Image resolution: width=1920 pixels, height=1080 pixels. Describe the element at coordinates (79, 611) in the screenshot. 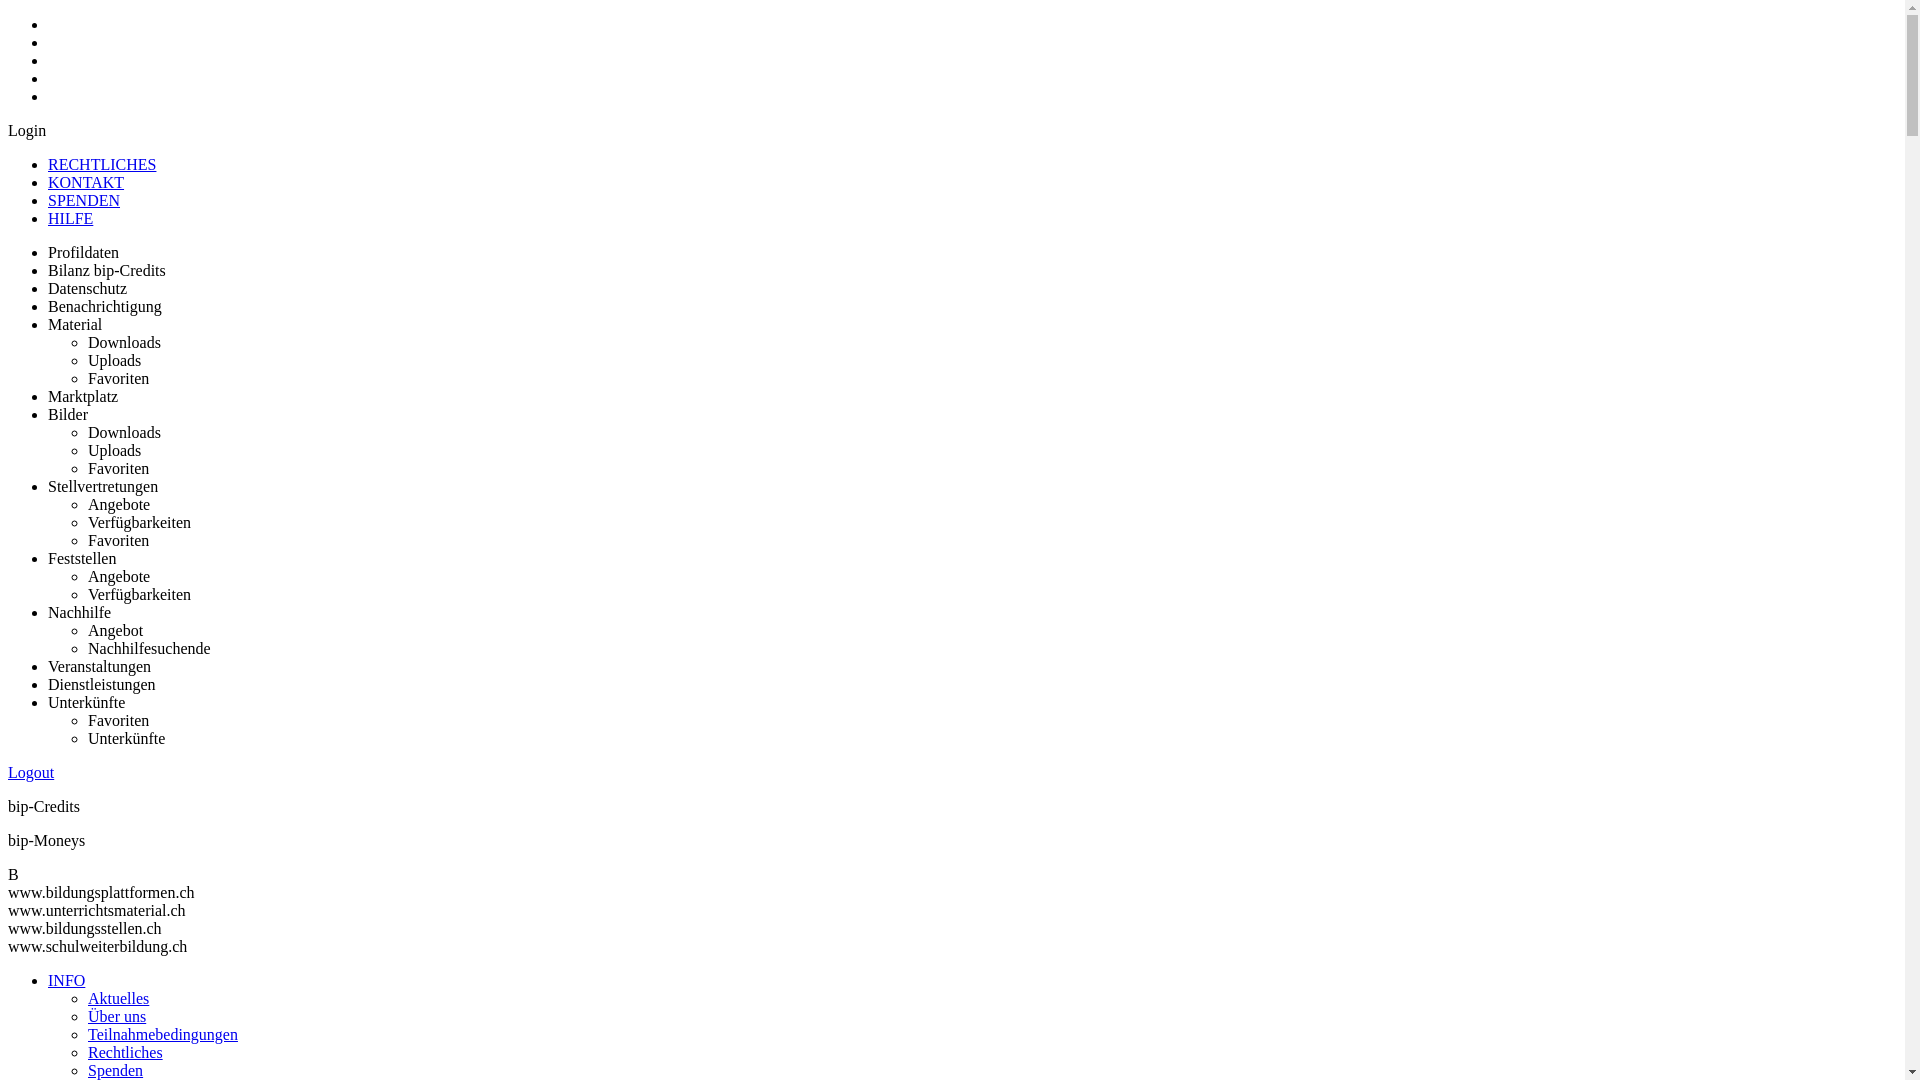

I see `'Nachhilfe'` at that location.